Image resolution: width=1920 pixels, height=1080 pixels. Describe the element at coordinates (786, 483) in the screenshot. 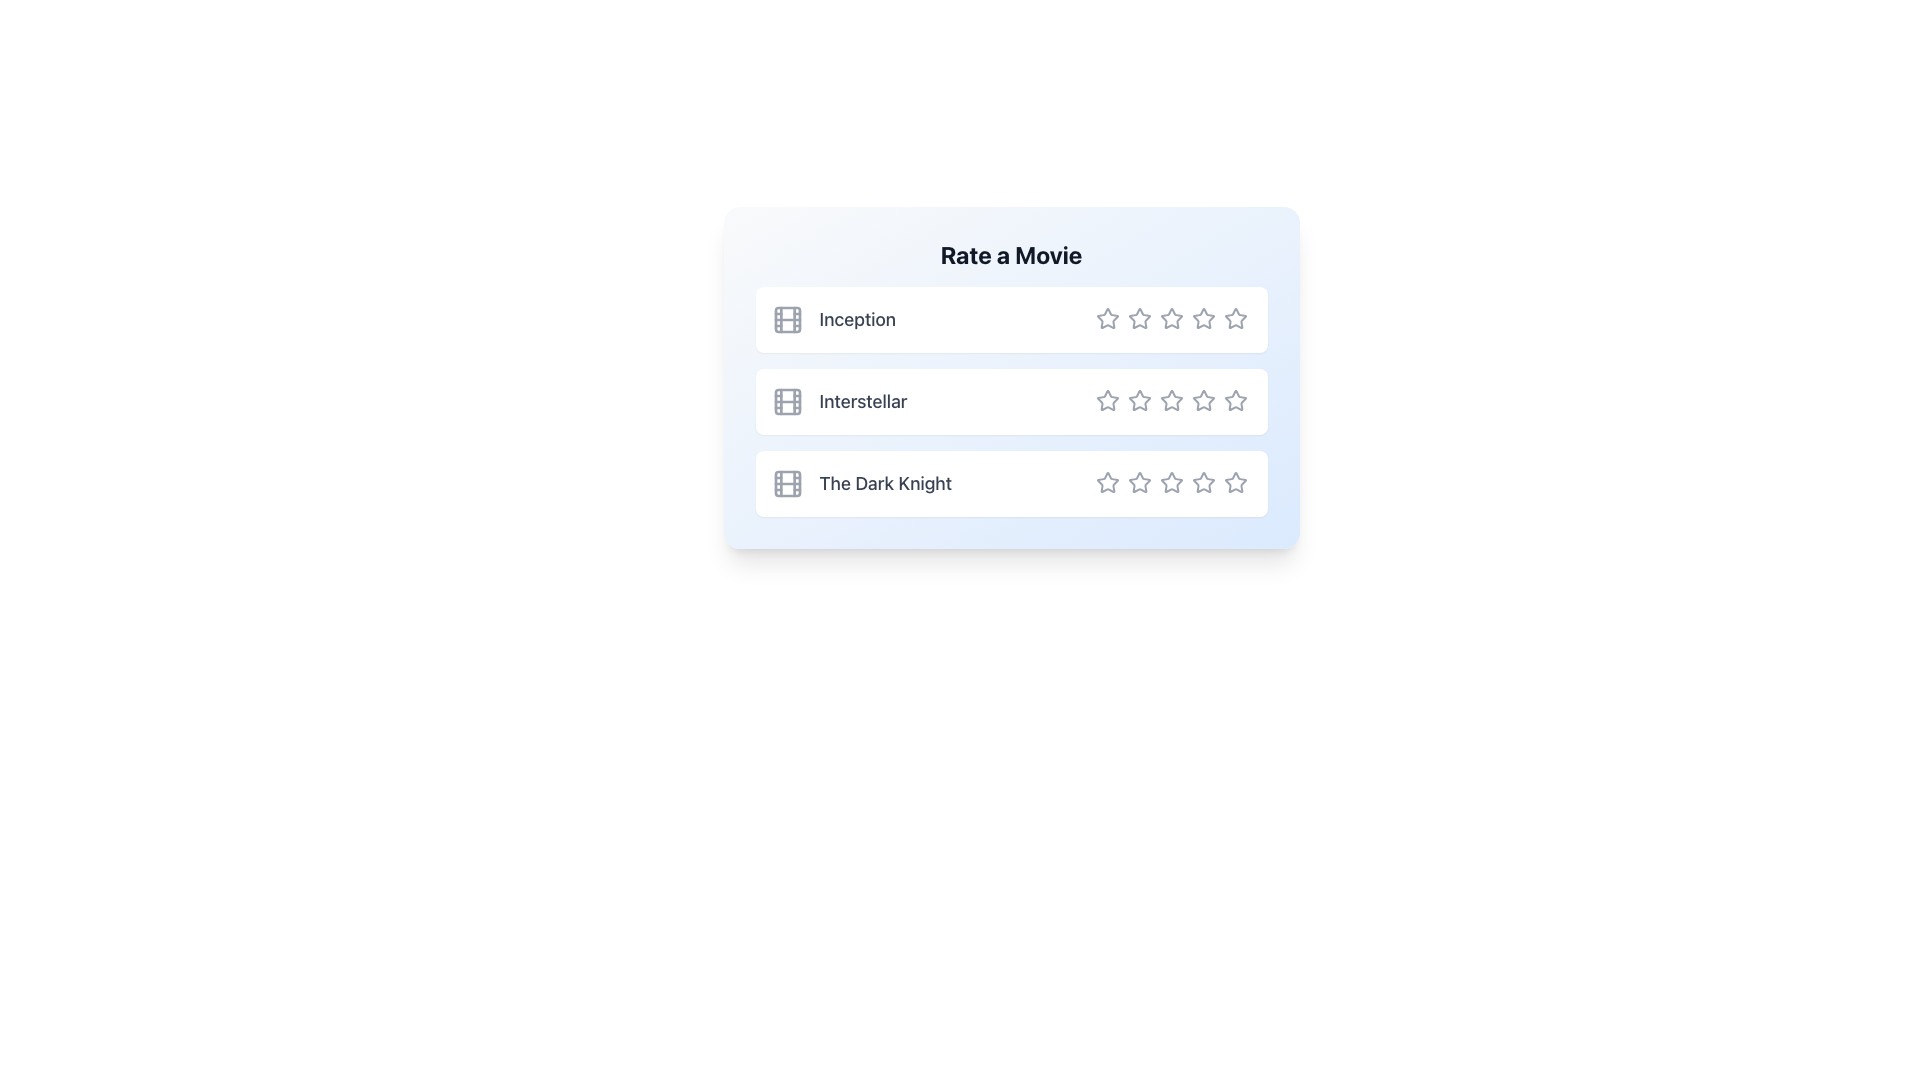

I see `the film icon element, which is styled in light-gray and located to the left of the text 'The Dark Knight' in the movie rating section` at that location.